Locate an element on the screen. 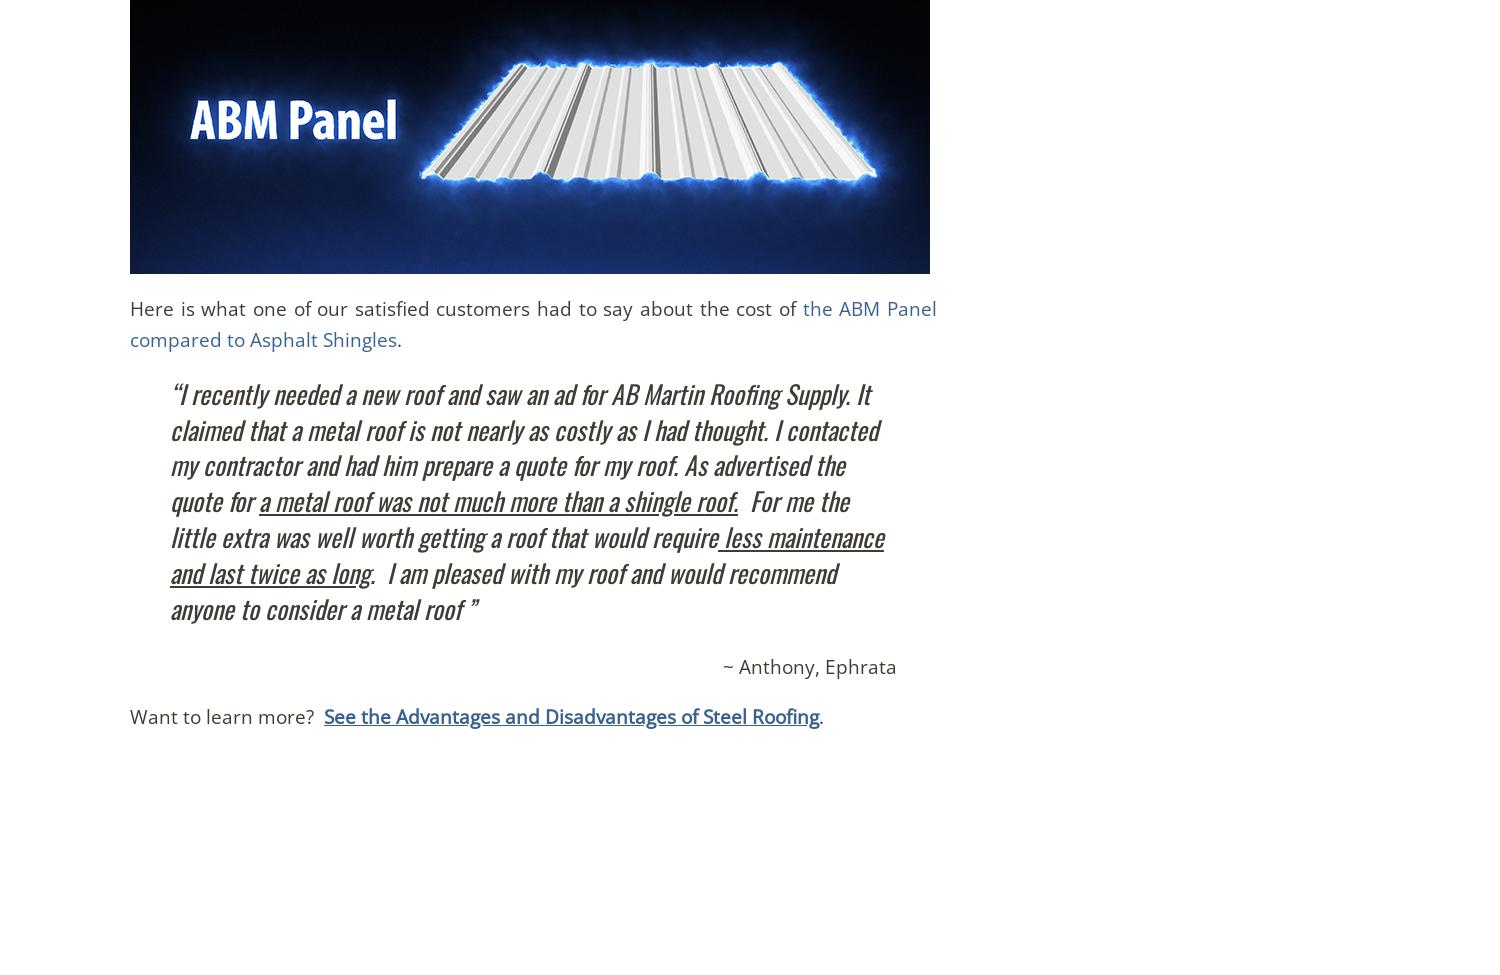 This screenshot has height=975, width=1500. '“I recently needed a new roof and saw an ad for AB Martin Roofing Supply. It claimed that a metal roof is not nearly as costly as I had thought. I contacted my contractor and had him prepare a quote for my roof. As advertised the quote for' is located at coordinates (523, 445).